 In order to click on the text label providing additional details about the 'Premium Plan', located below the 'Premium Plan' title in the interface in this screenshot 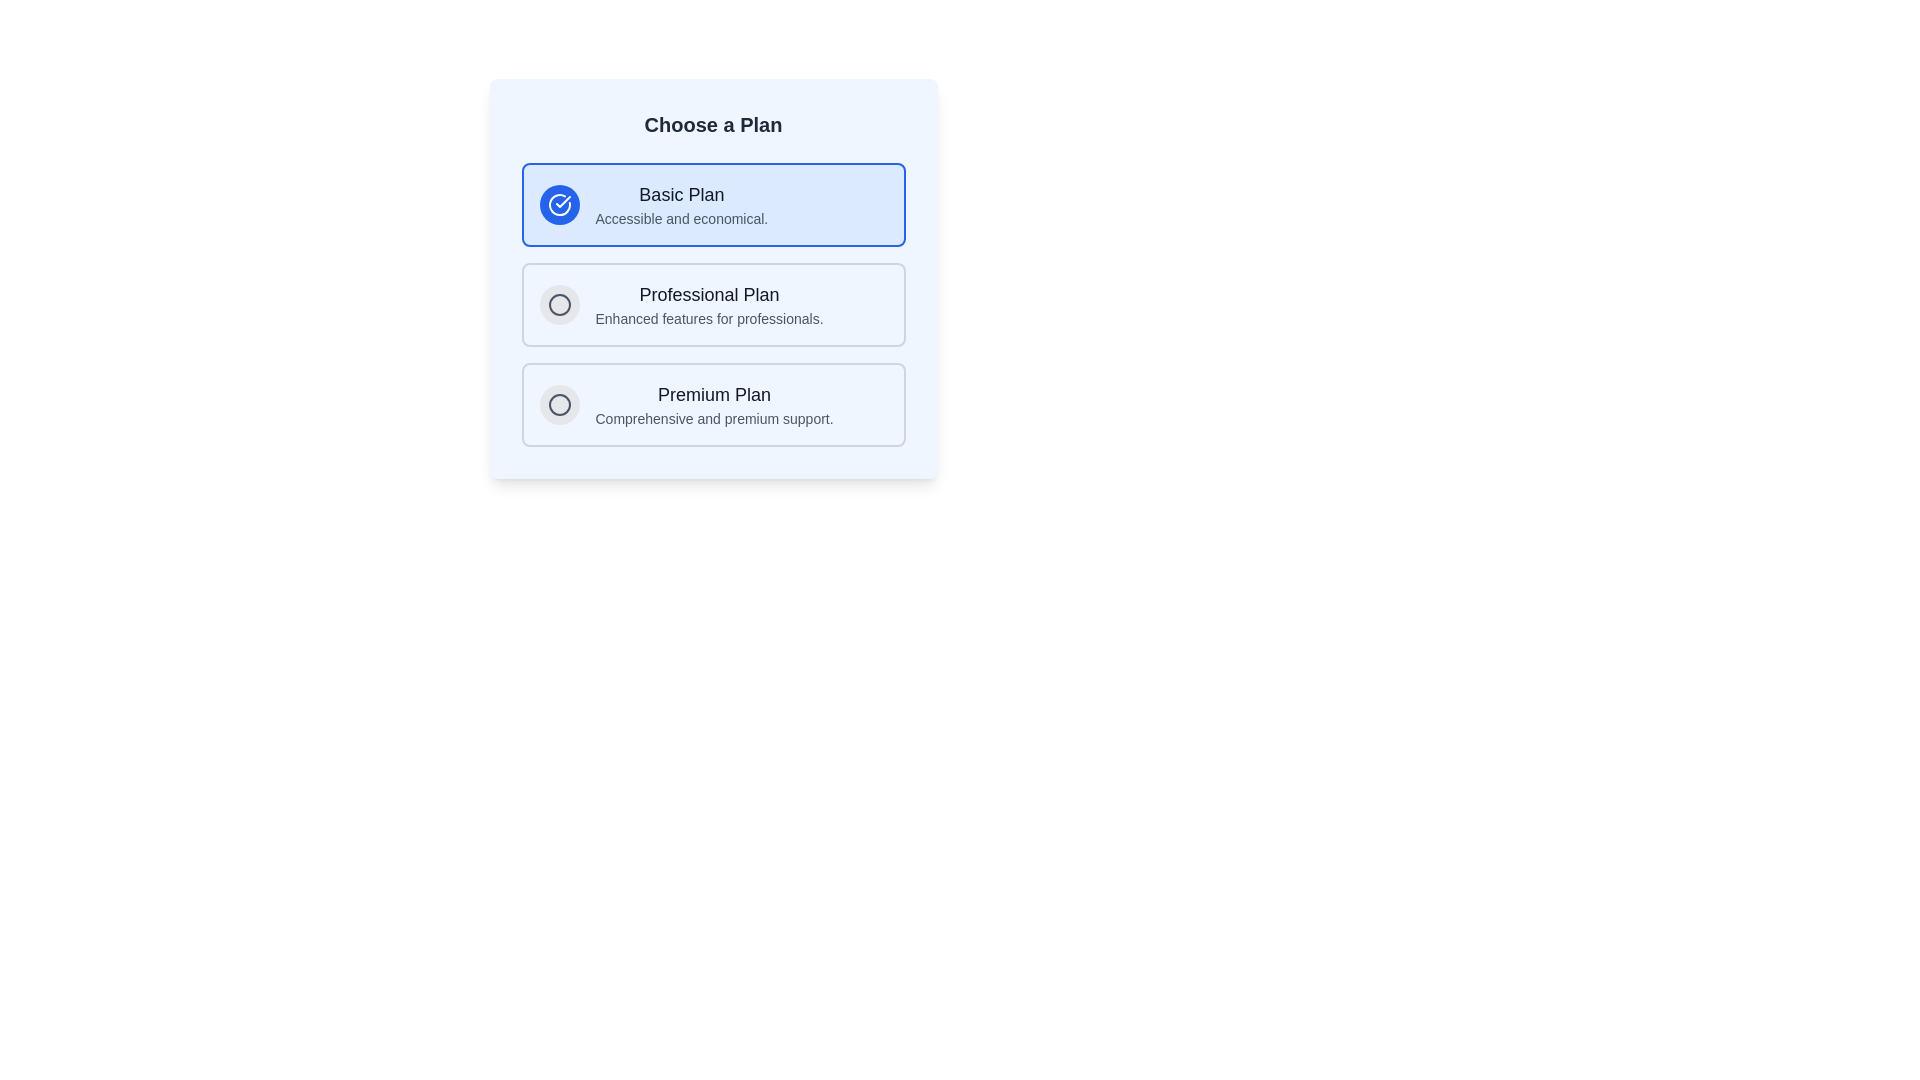, I will do `click(714, 418)`.